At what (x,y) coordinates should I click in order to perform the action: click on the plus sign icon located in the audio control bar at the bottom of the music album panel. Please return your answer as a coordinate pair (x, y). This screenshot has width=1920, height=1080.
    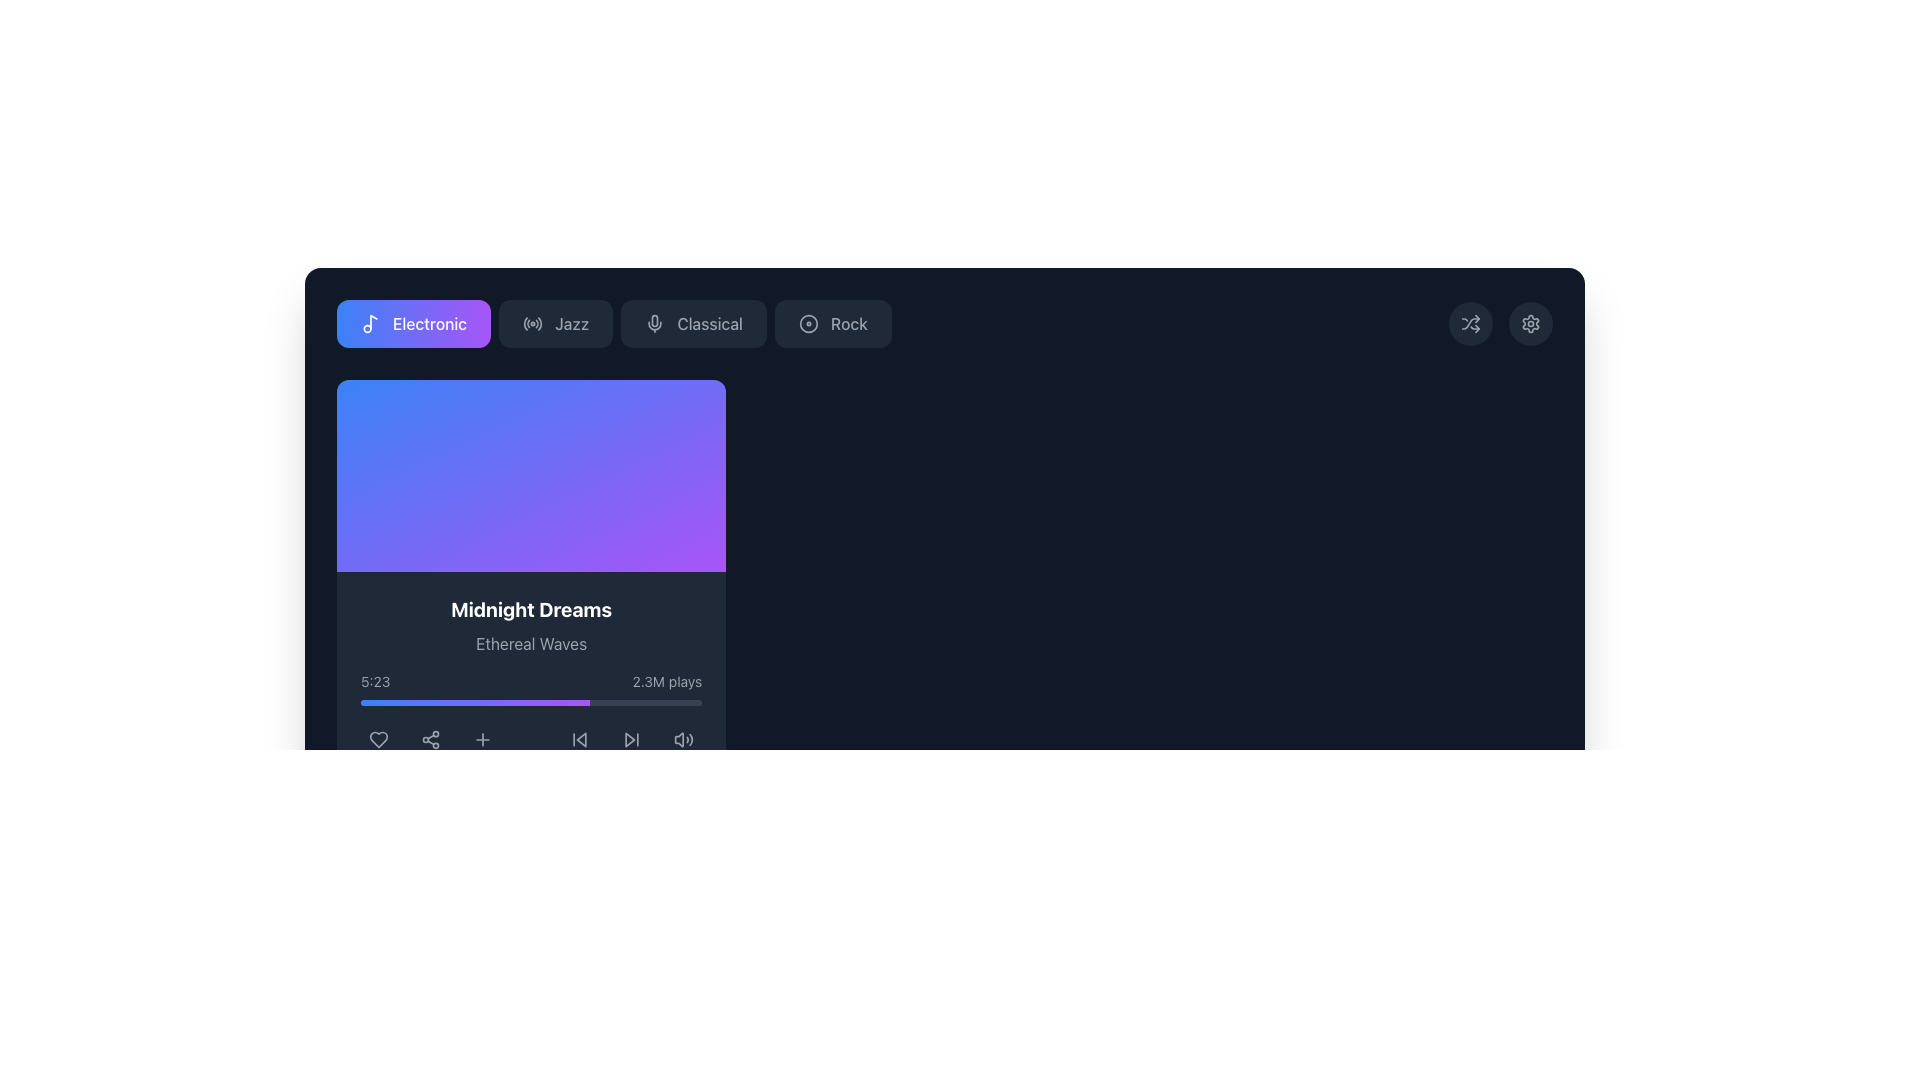
    Looking at the image, I should click on (483, 740).